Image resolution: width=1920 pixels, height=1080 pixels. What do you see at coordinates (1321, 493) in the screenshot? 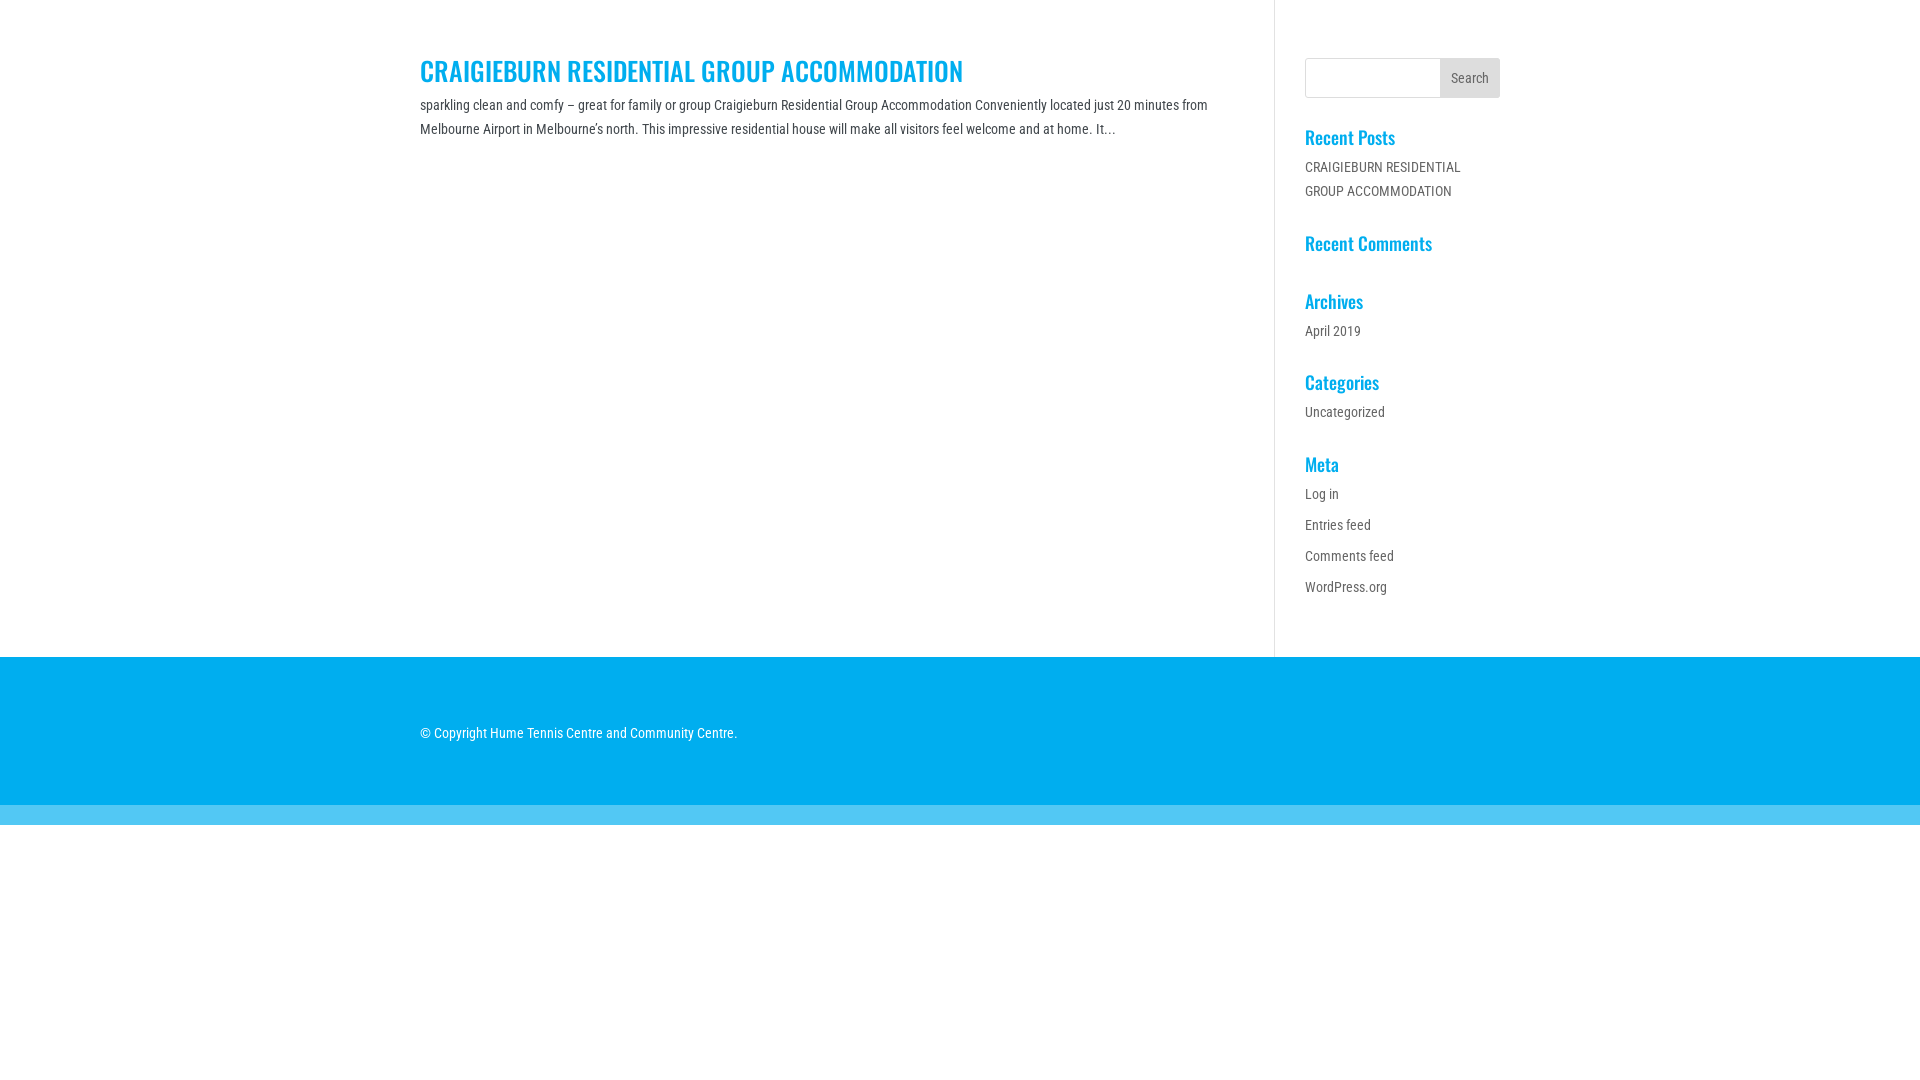
I see `'Log in'` at bounding box center [1321, 493].